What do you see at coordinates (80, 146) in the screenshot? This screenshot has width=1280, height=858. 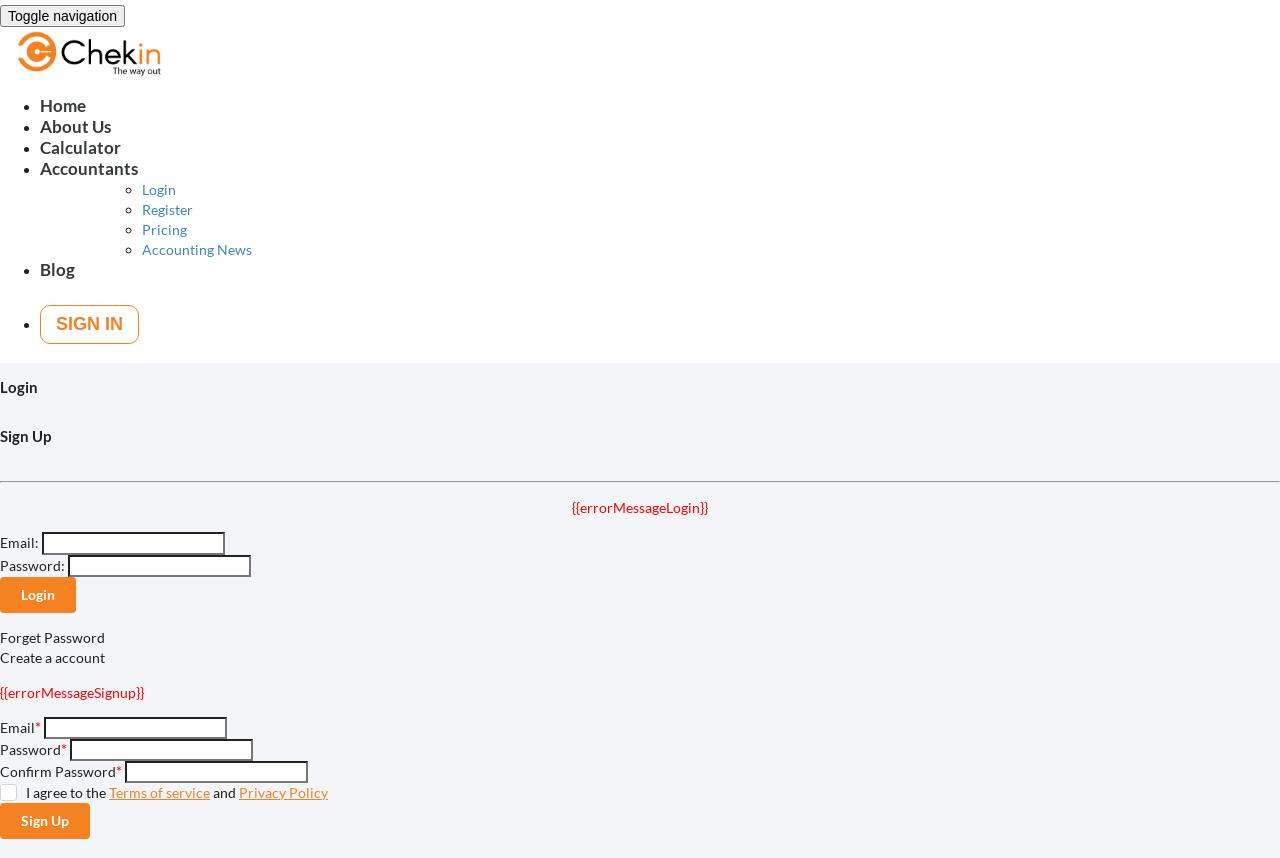 I see `'Calculator'` at bounding box center [80, 146].